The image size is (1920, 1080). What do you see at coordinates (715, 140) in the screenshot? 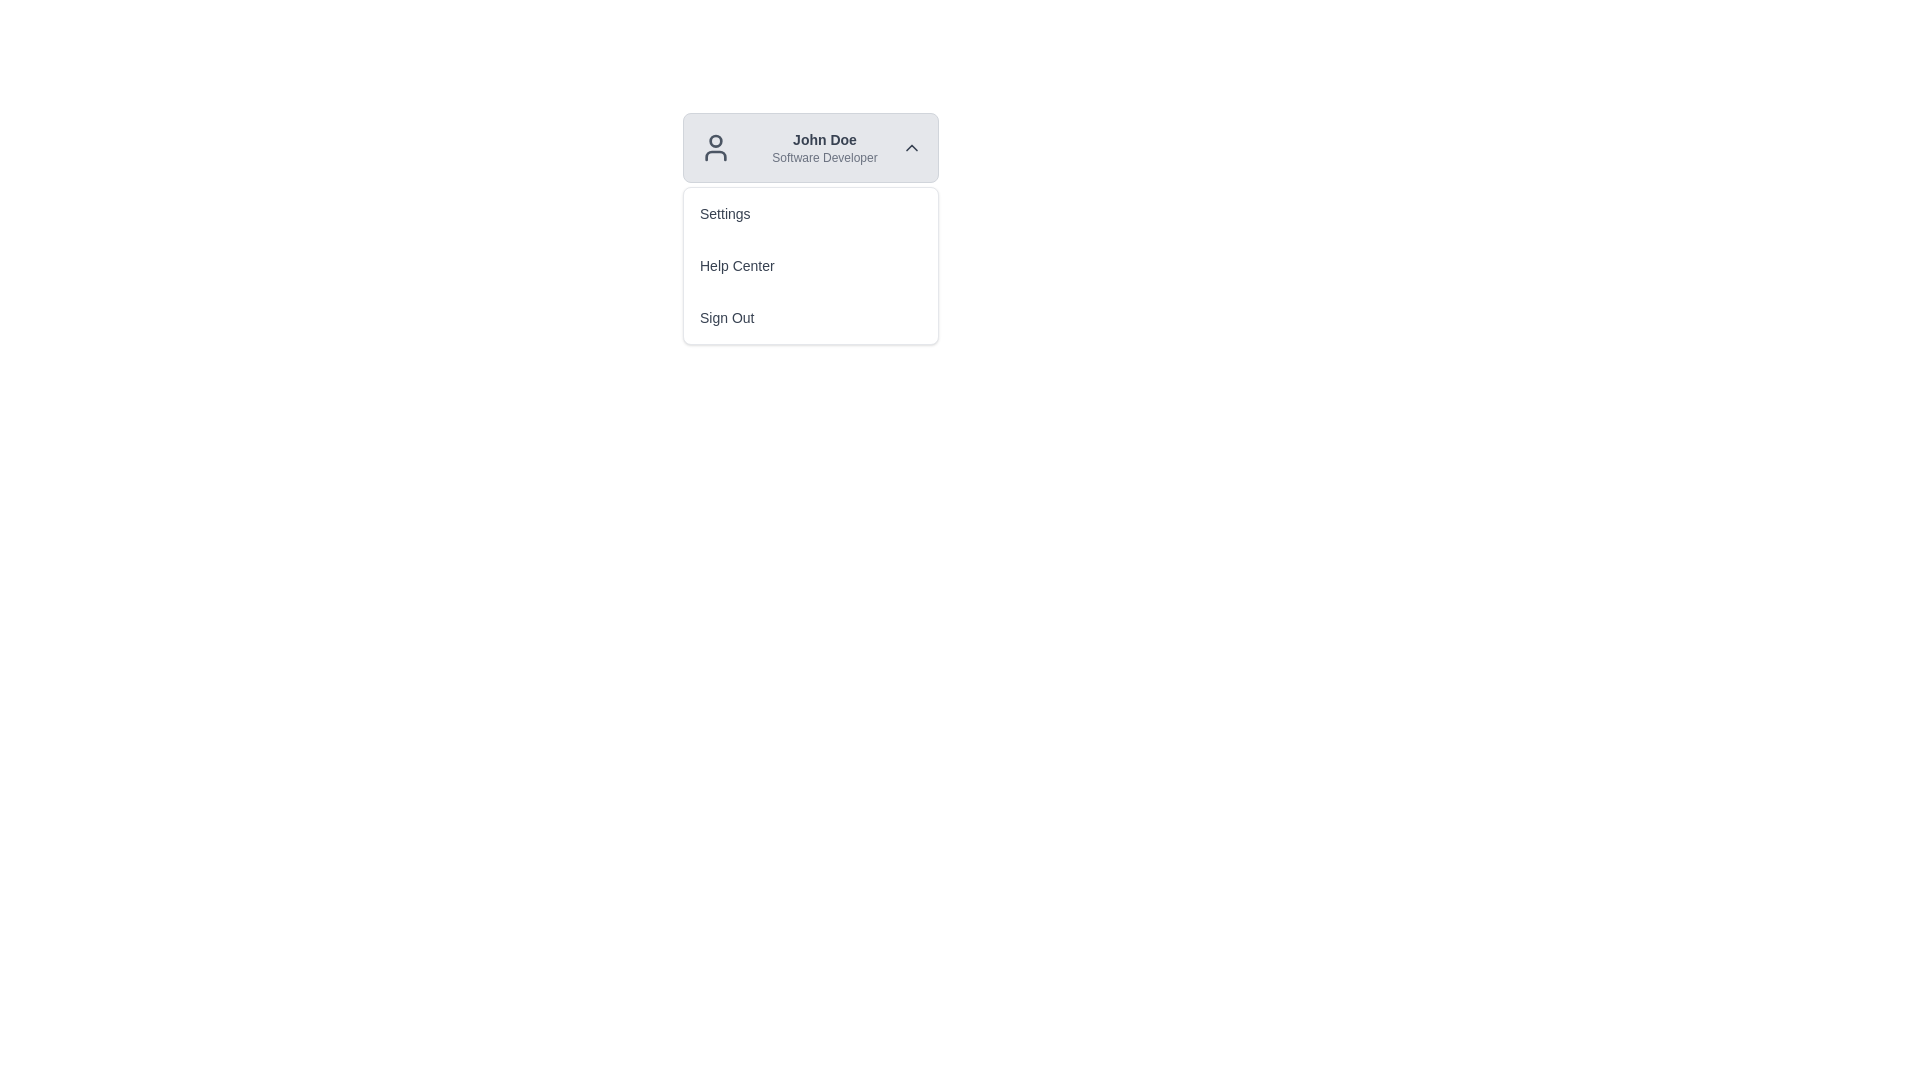
I see `the circular graphical element representing the user's avatar in the user profile section, located above the text 'John Doe' and to the left of the dropdown arrow` at bounding box center [715, 140].